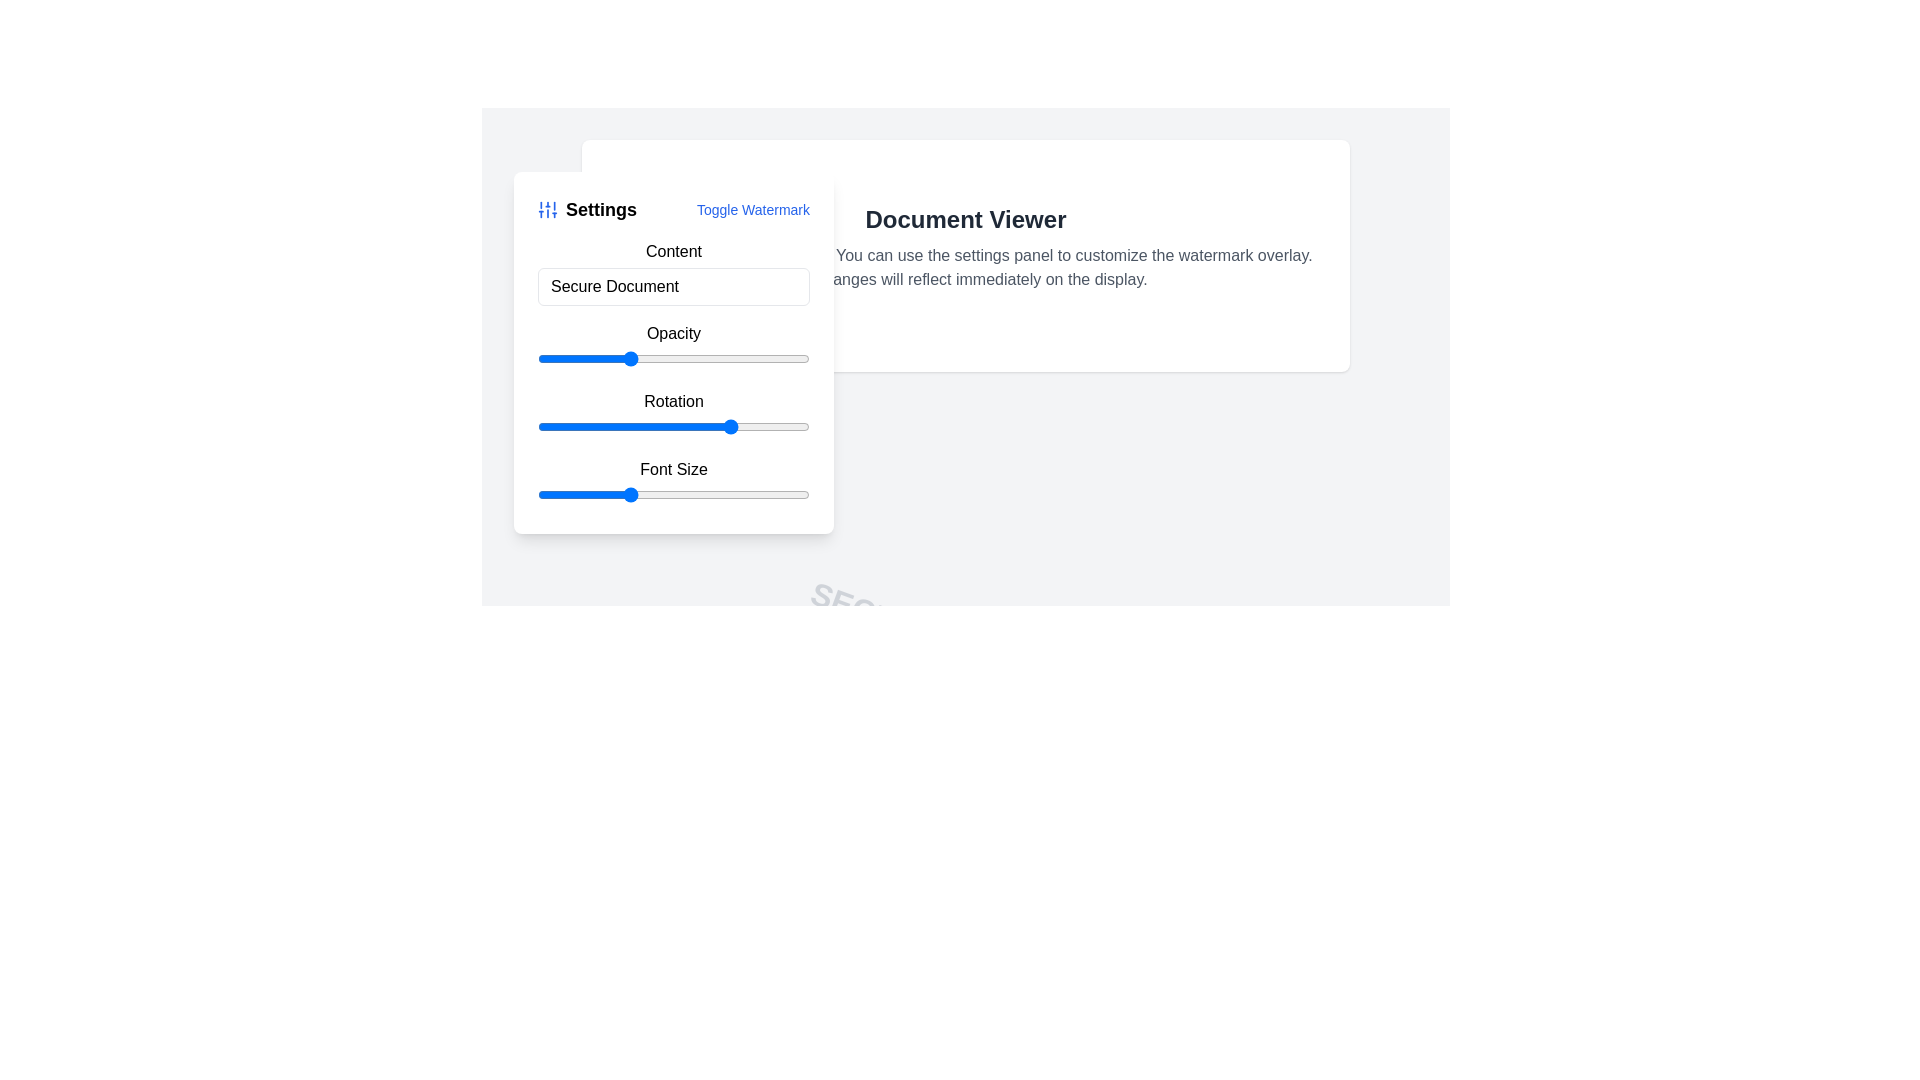 This screenshot has width=1920, height=1080. What do you see at coordinates (603, 426) in the screenshot?
I see `rotation` at bounding box center [603, 426].